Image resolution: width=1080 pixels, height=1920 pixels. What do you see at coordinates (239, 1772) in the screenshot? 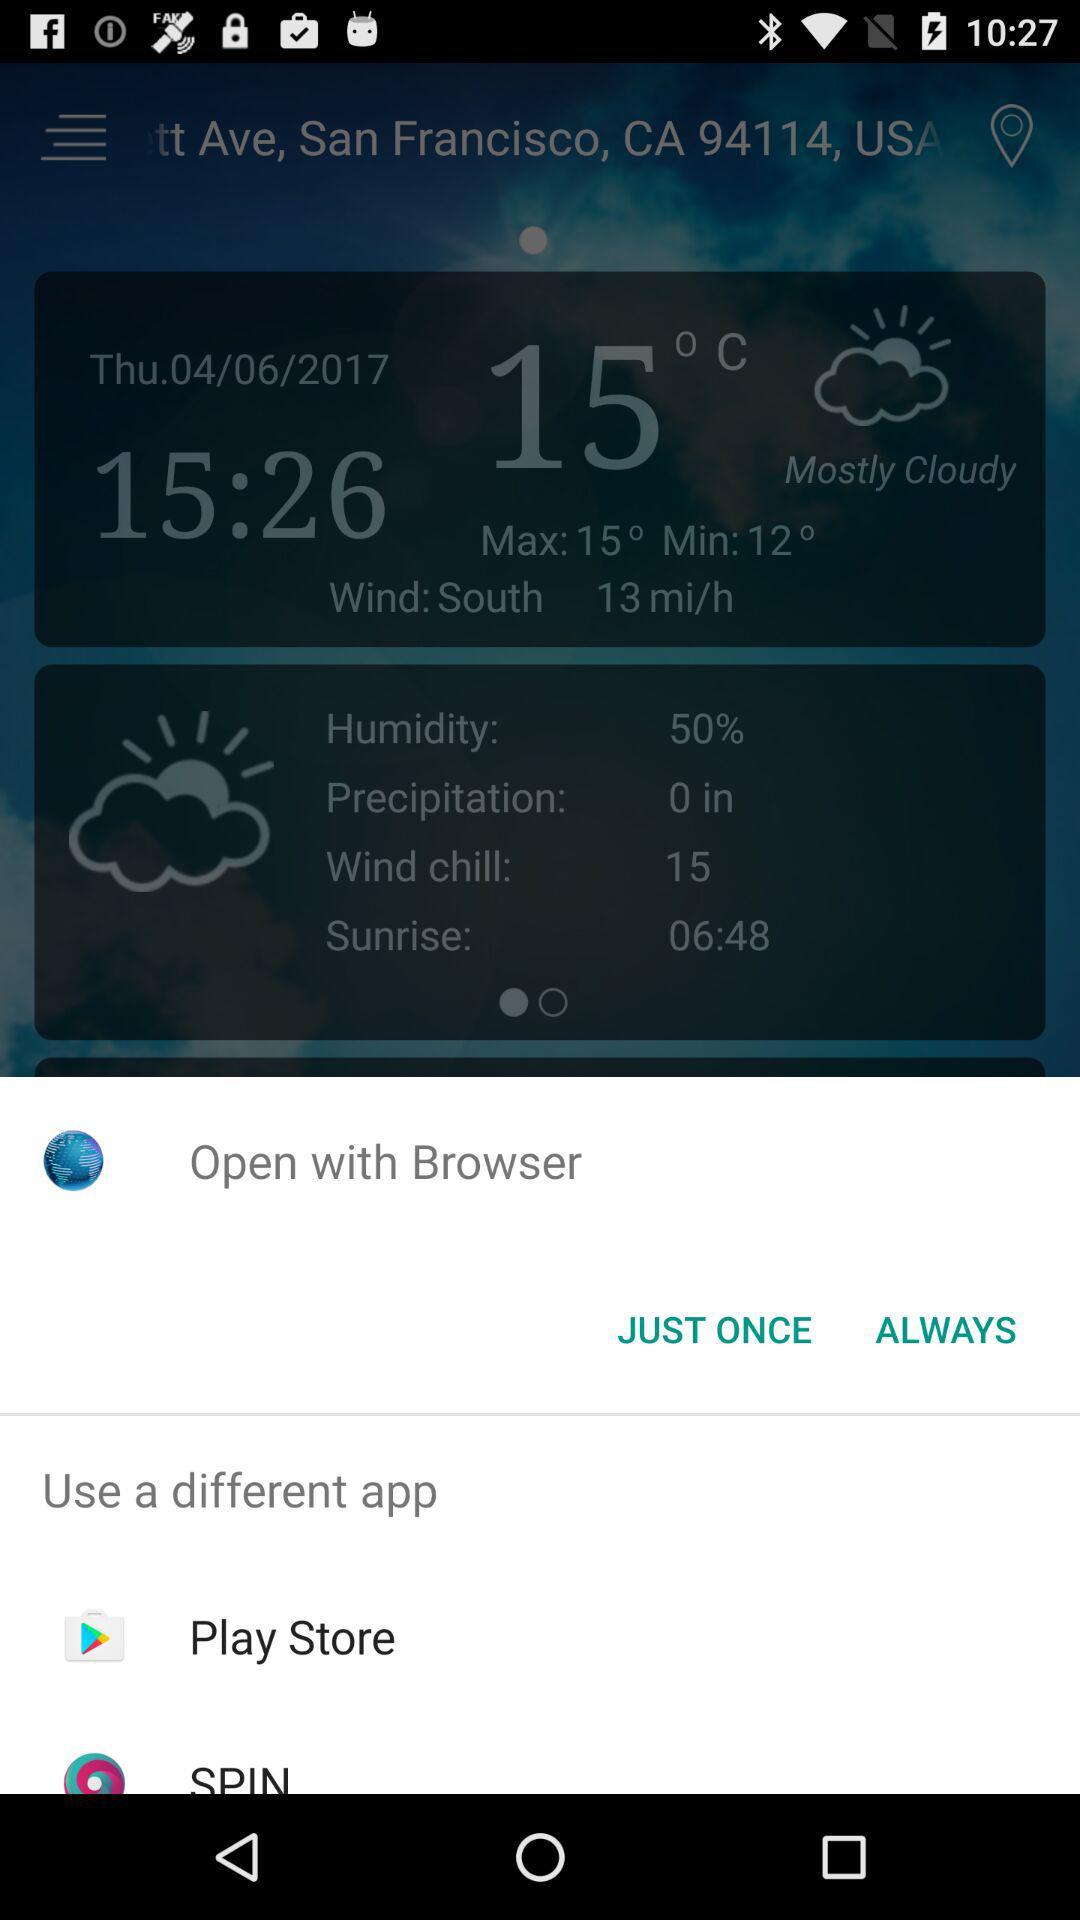
I see `the spin app` at bounding box center [239, 1772].